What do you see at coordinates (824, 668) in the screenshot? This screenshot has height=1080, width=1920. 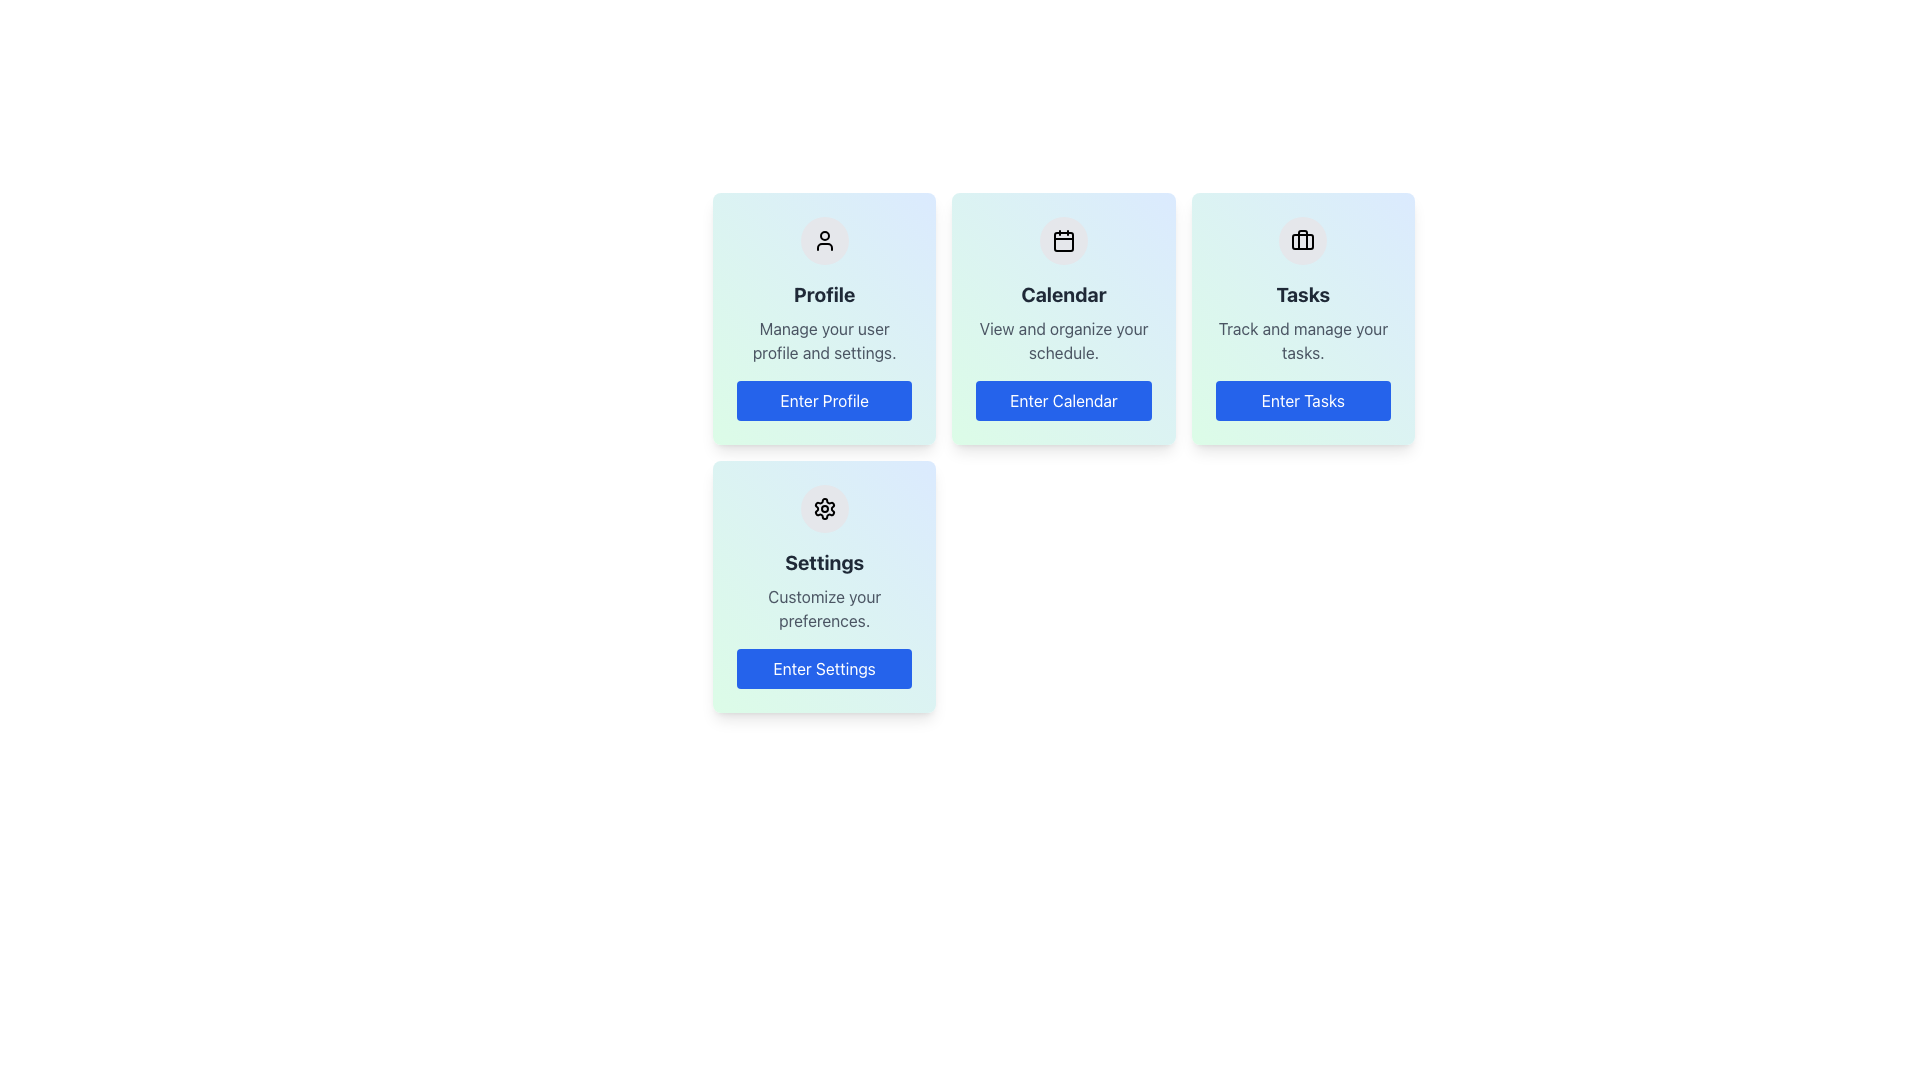 I see `the rectangular button with a bright blue background and white text that reads 'Enter Settings', located at the bottom of the 'Settings' card` at bounding box center [824, 668].